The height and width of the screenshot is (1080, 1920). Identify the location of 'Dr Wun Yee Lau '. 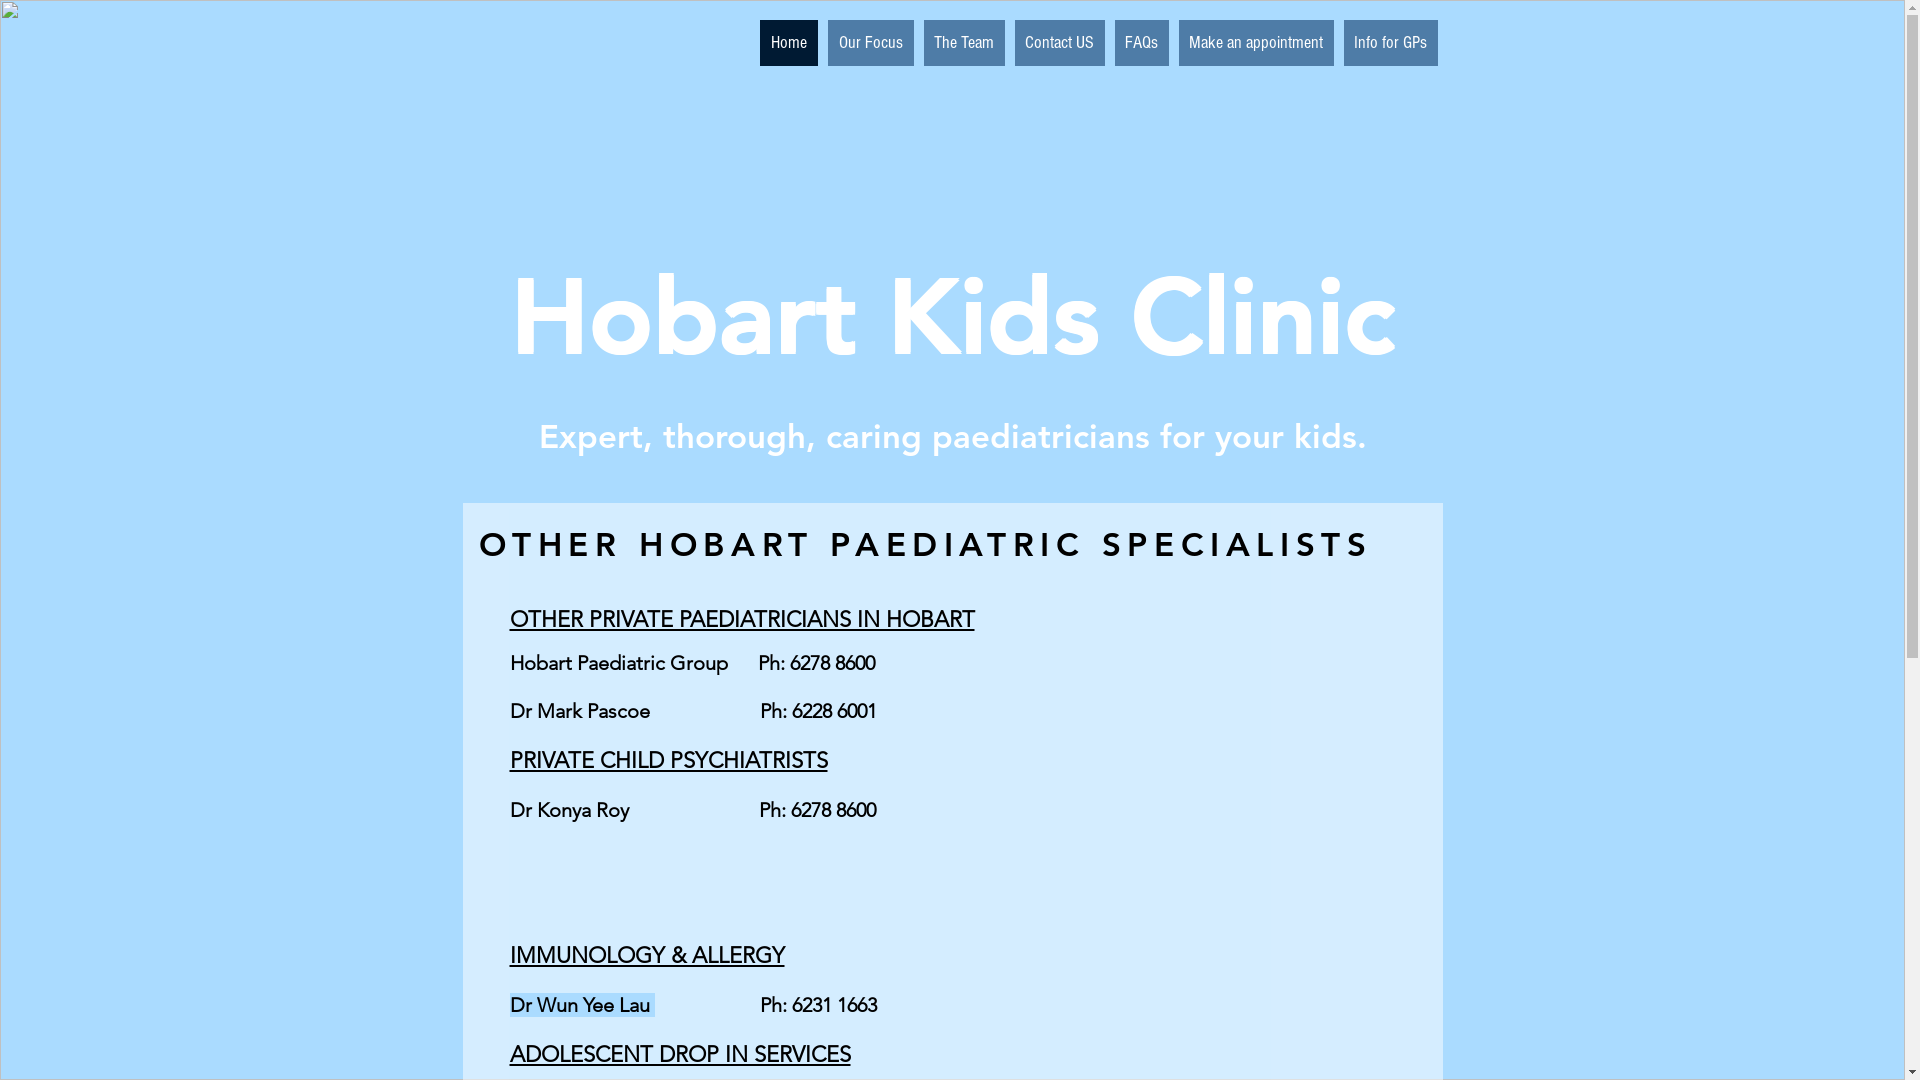
(581, 1005).